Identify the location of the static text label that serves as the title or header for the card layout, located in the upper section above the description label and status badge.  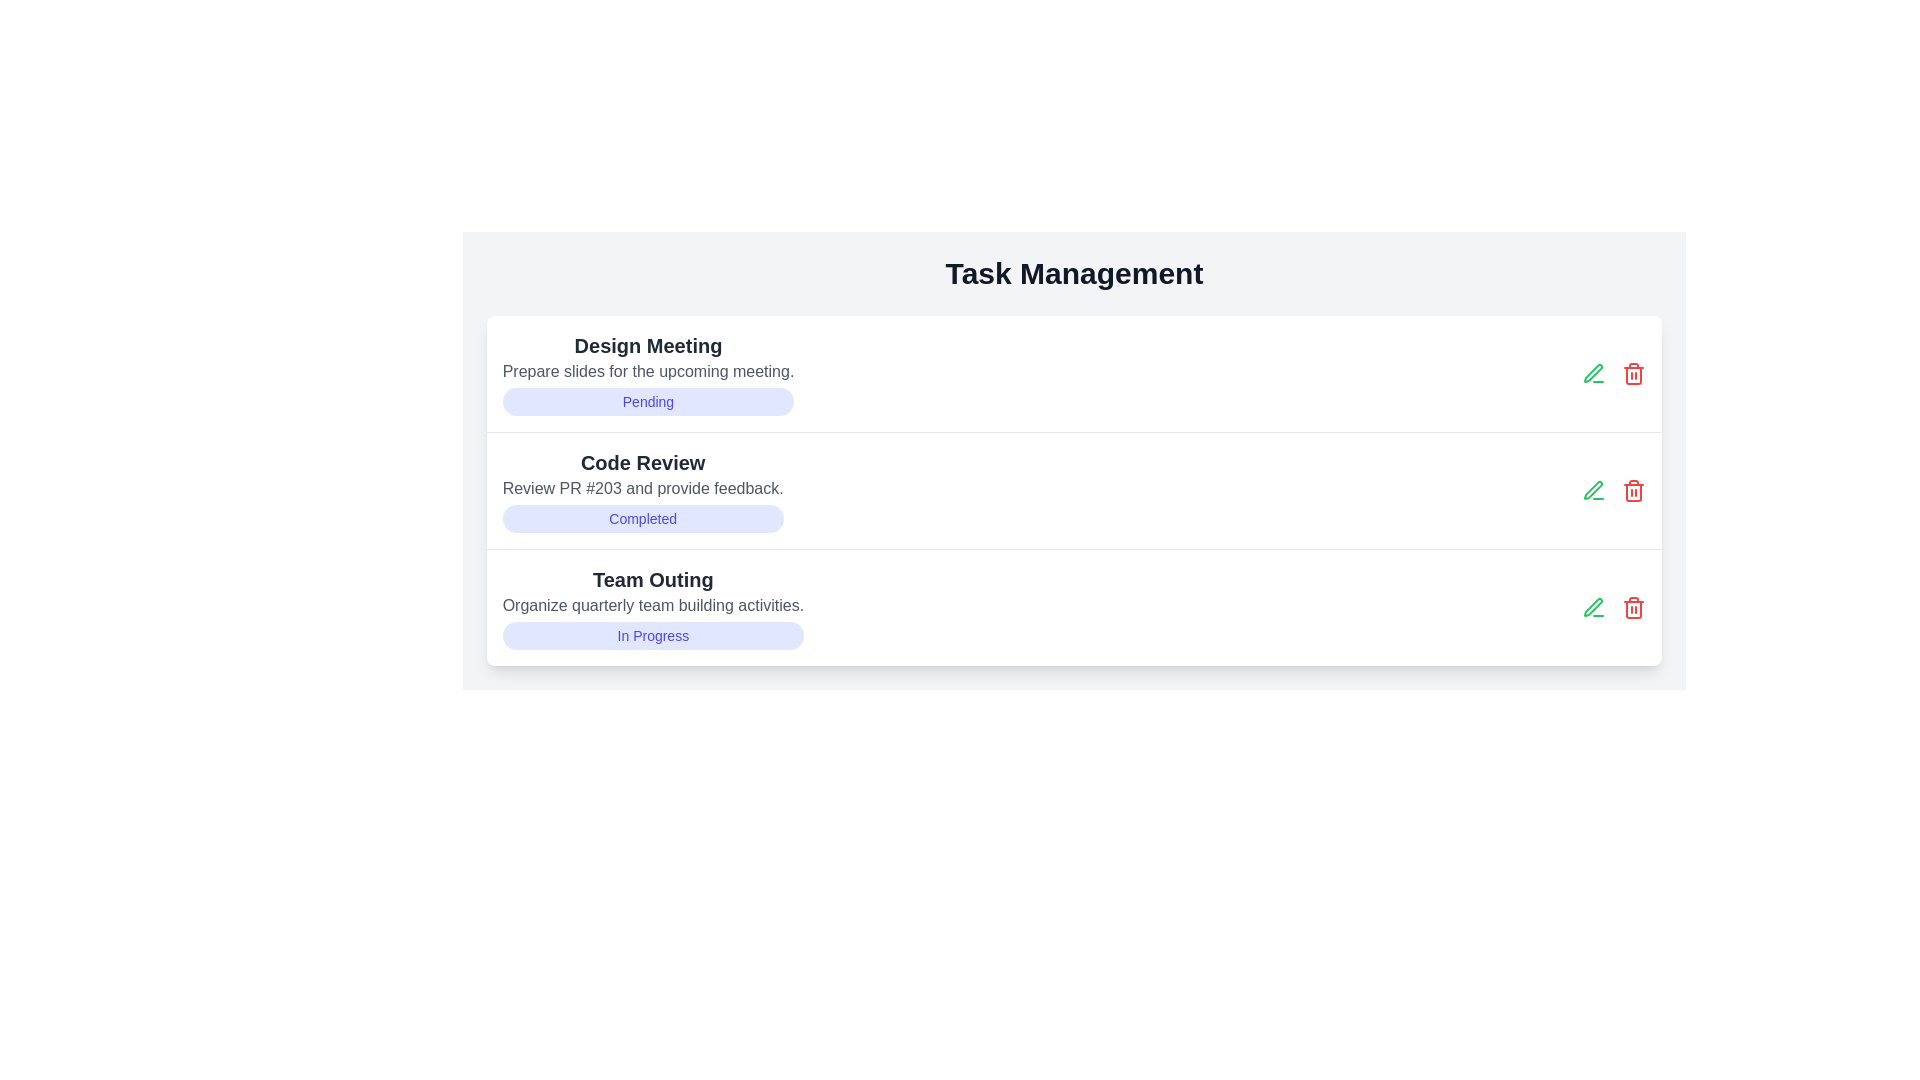
(648, 345).